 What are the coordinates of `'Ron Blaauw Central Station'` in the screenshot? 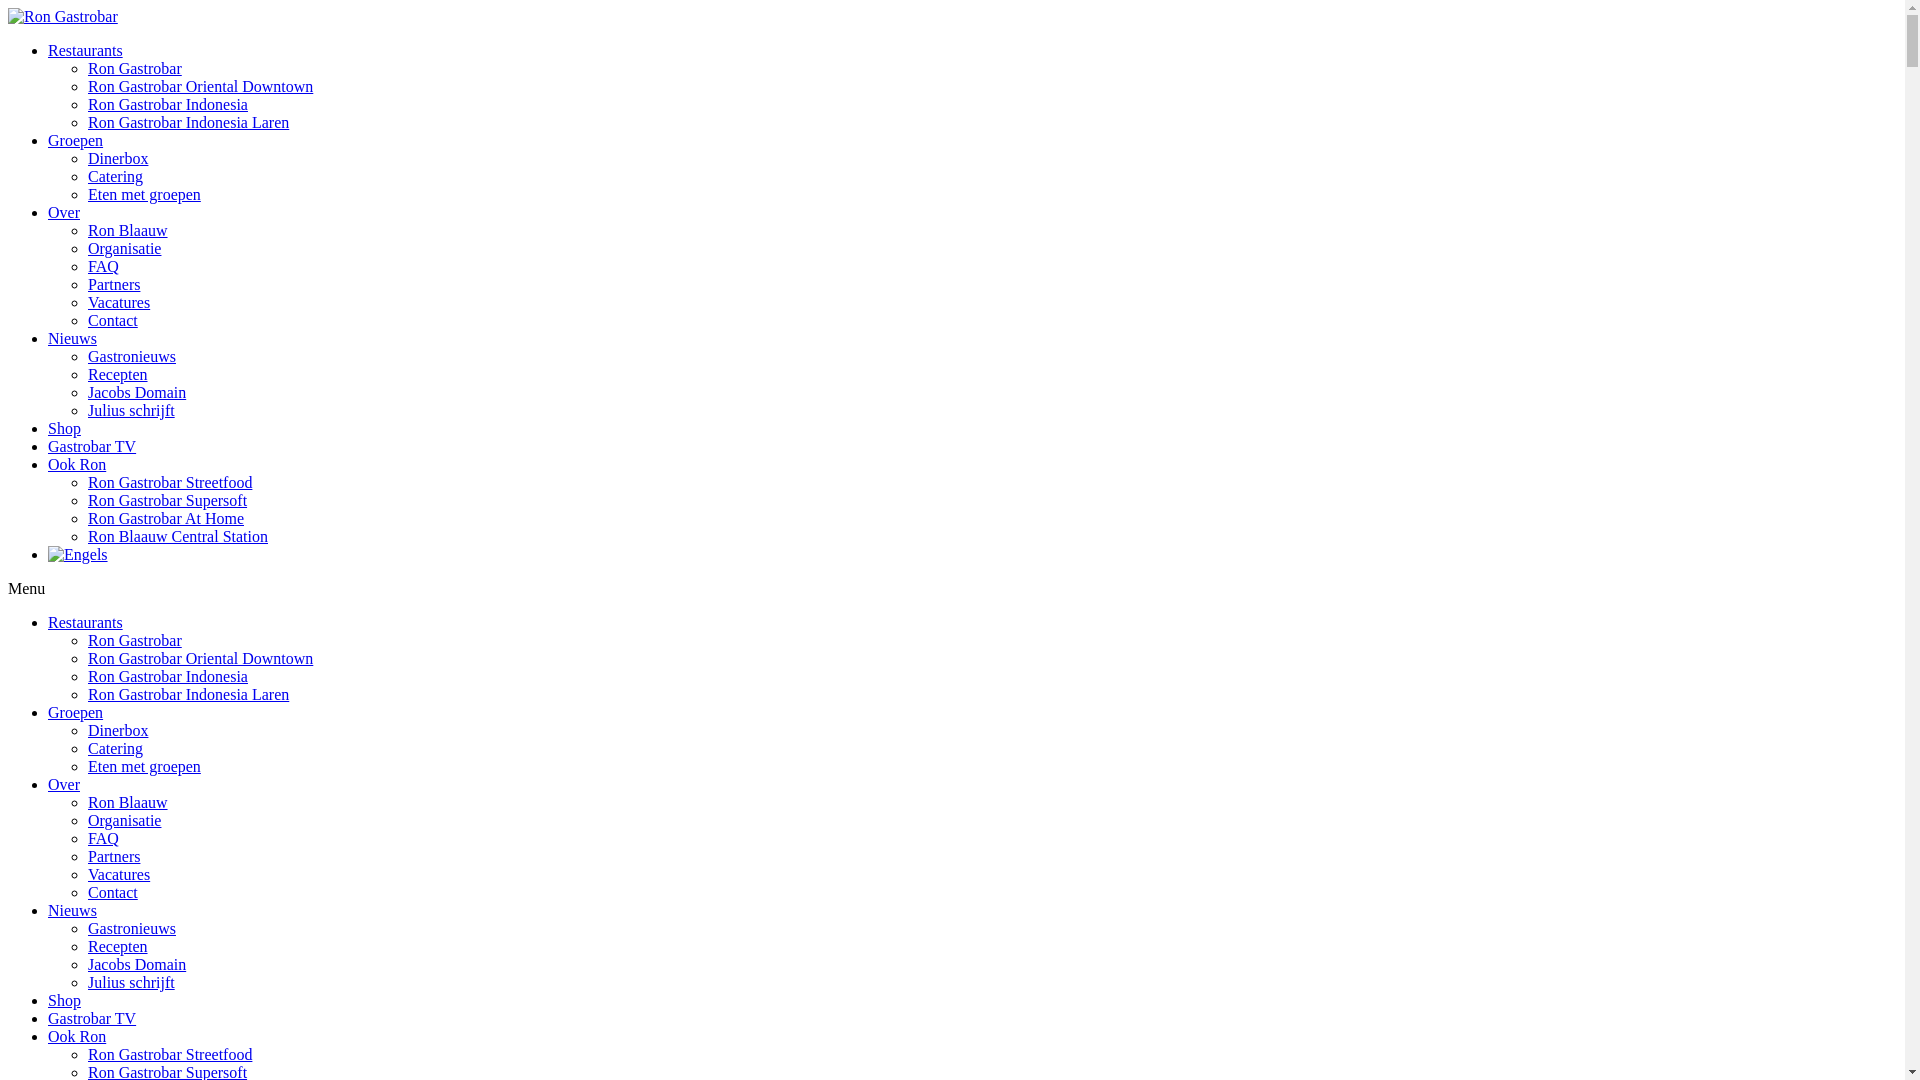 It's located at (177, 535).